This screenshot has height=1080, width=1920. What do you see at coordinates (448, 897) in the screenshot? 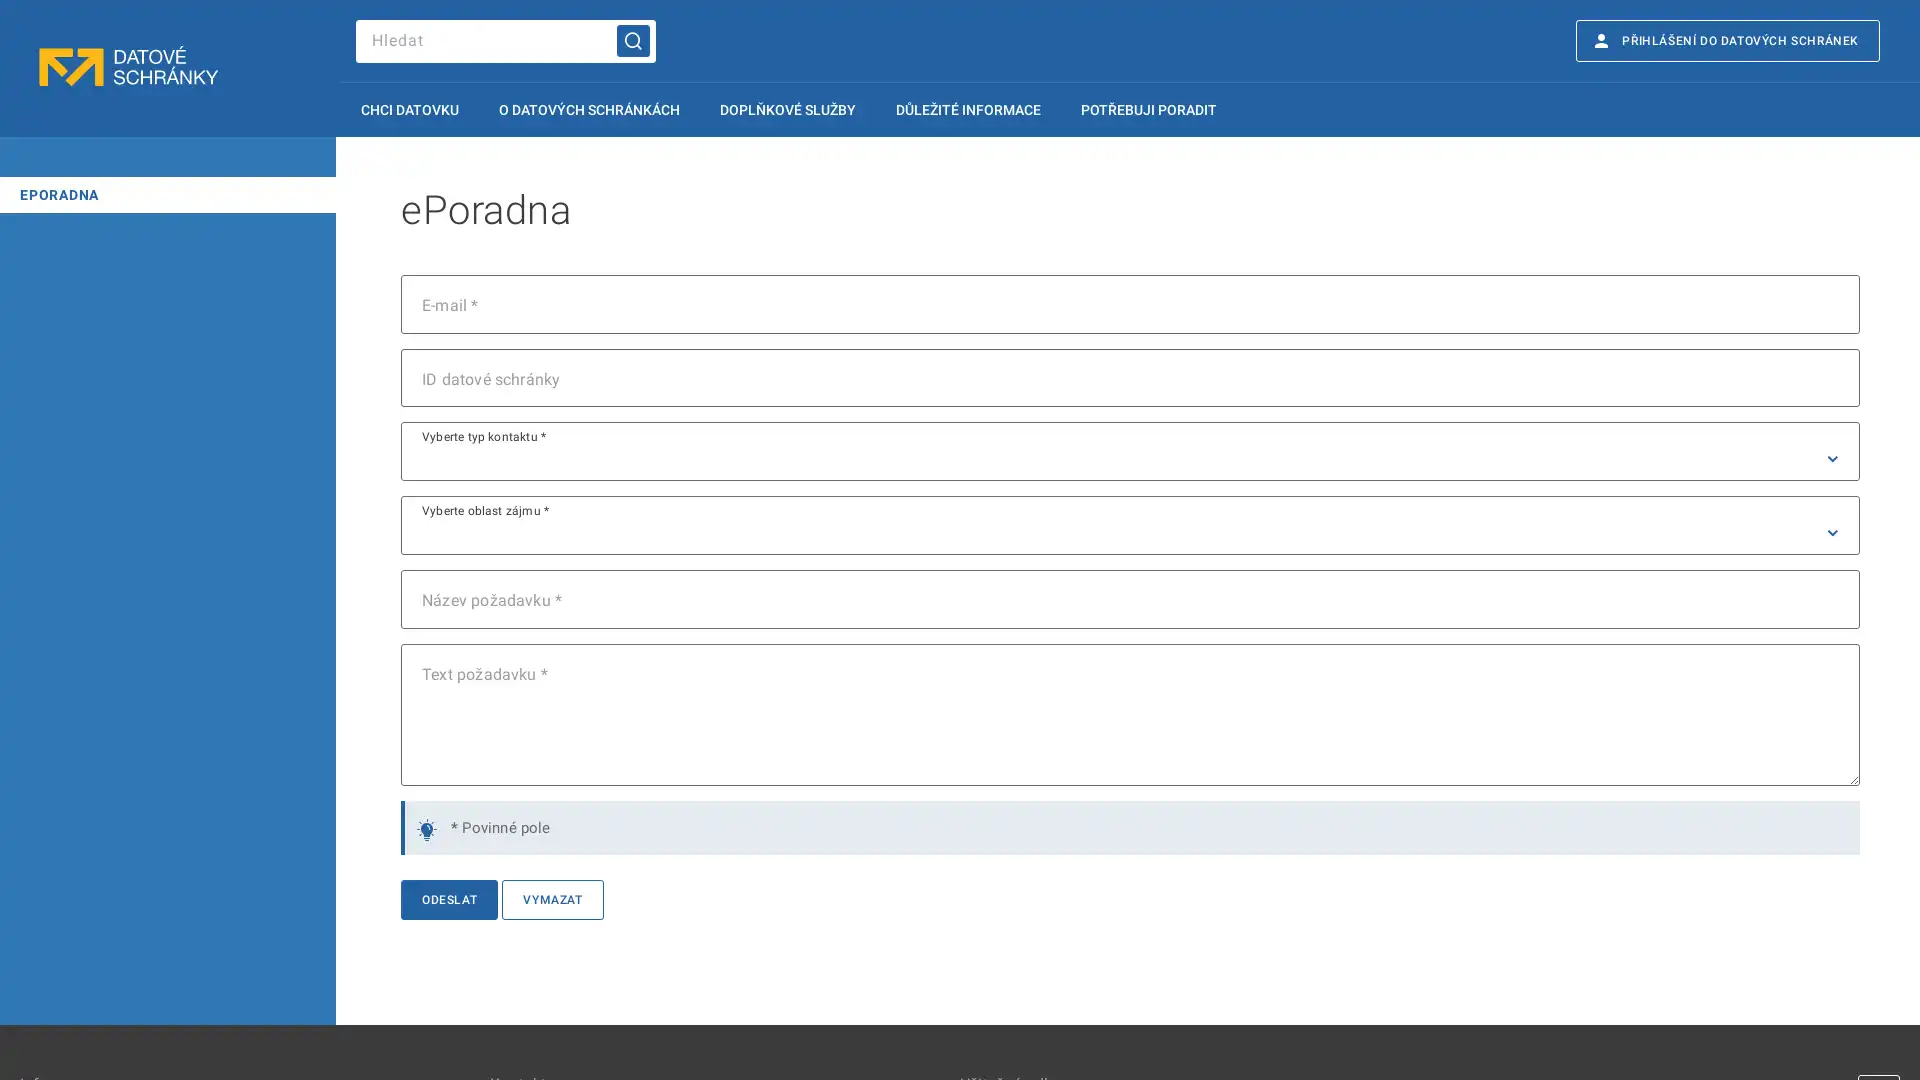
I see `ODESLAT` at bounding box center [448, 897].